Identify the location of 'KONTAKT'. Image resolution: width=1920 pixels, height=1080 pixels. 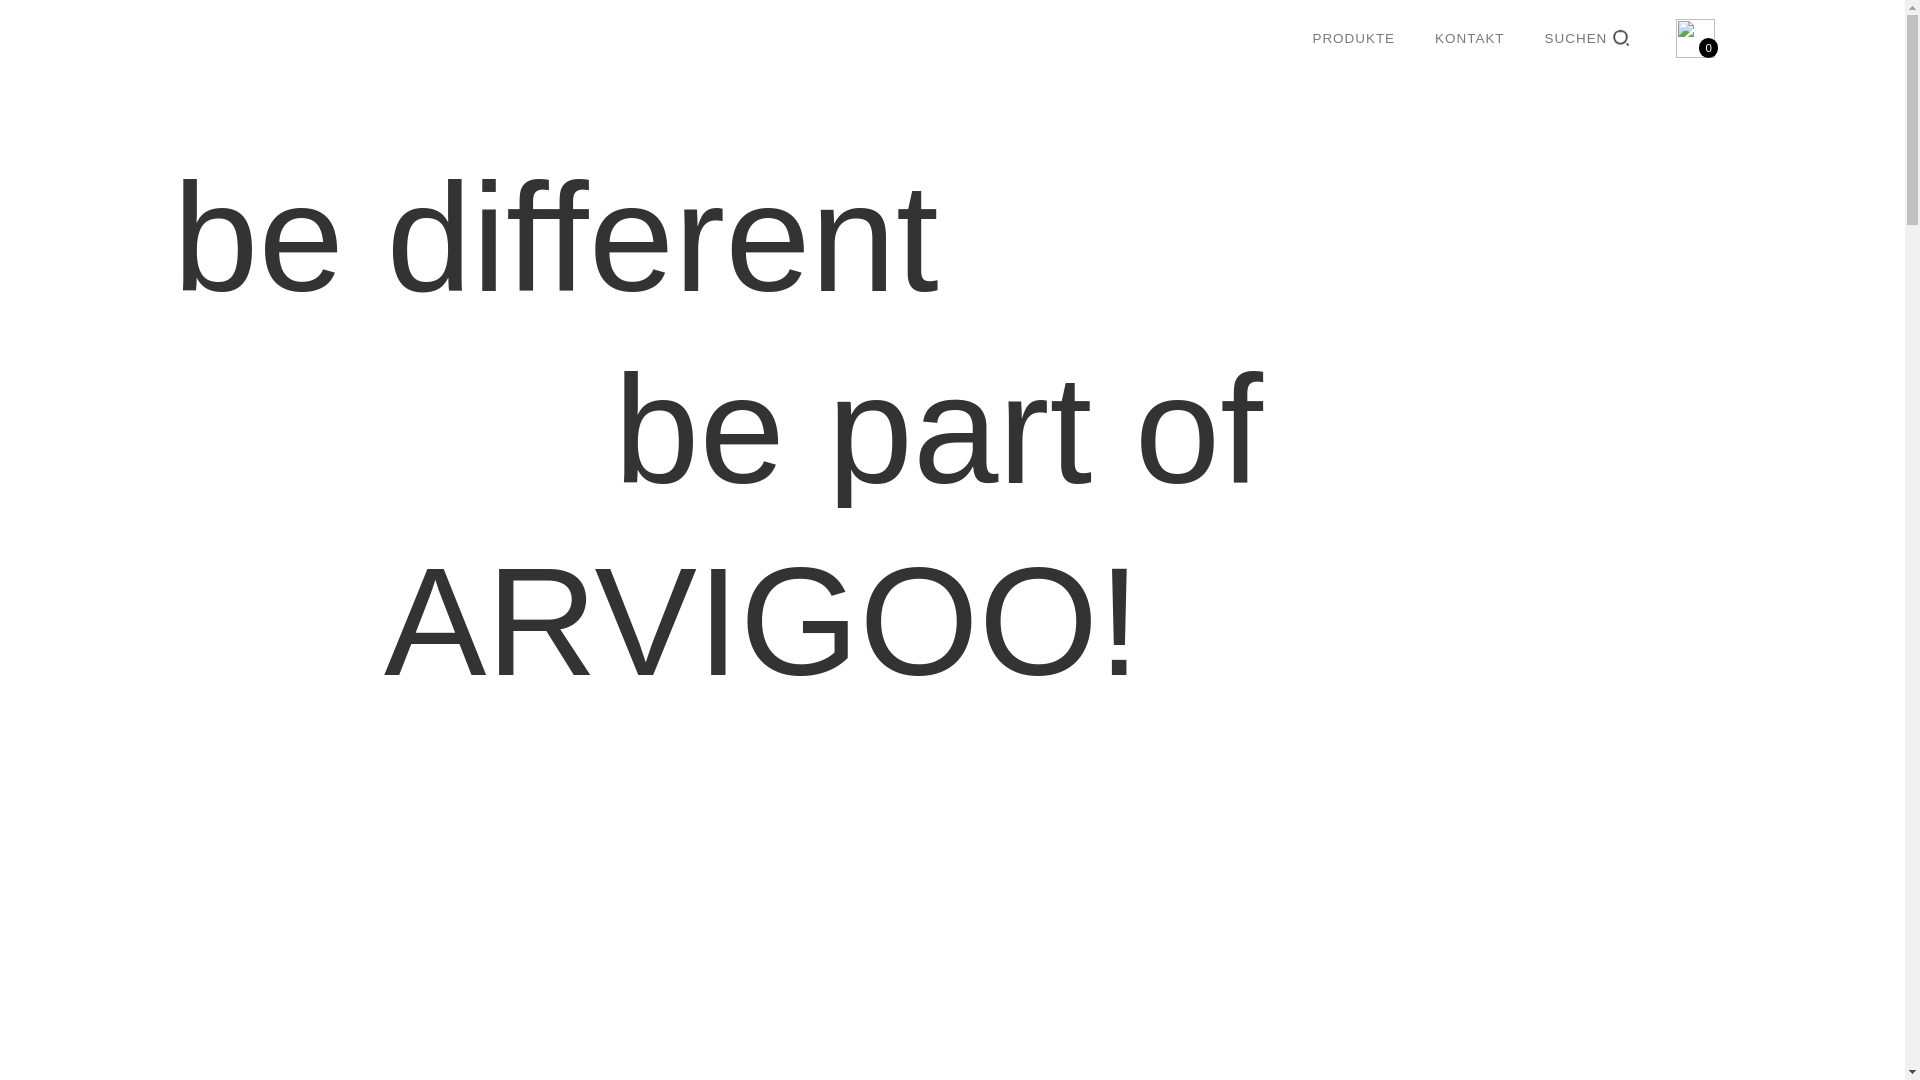
(1469, 38).